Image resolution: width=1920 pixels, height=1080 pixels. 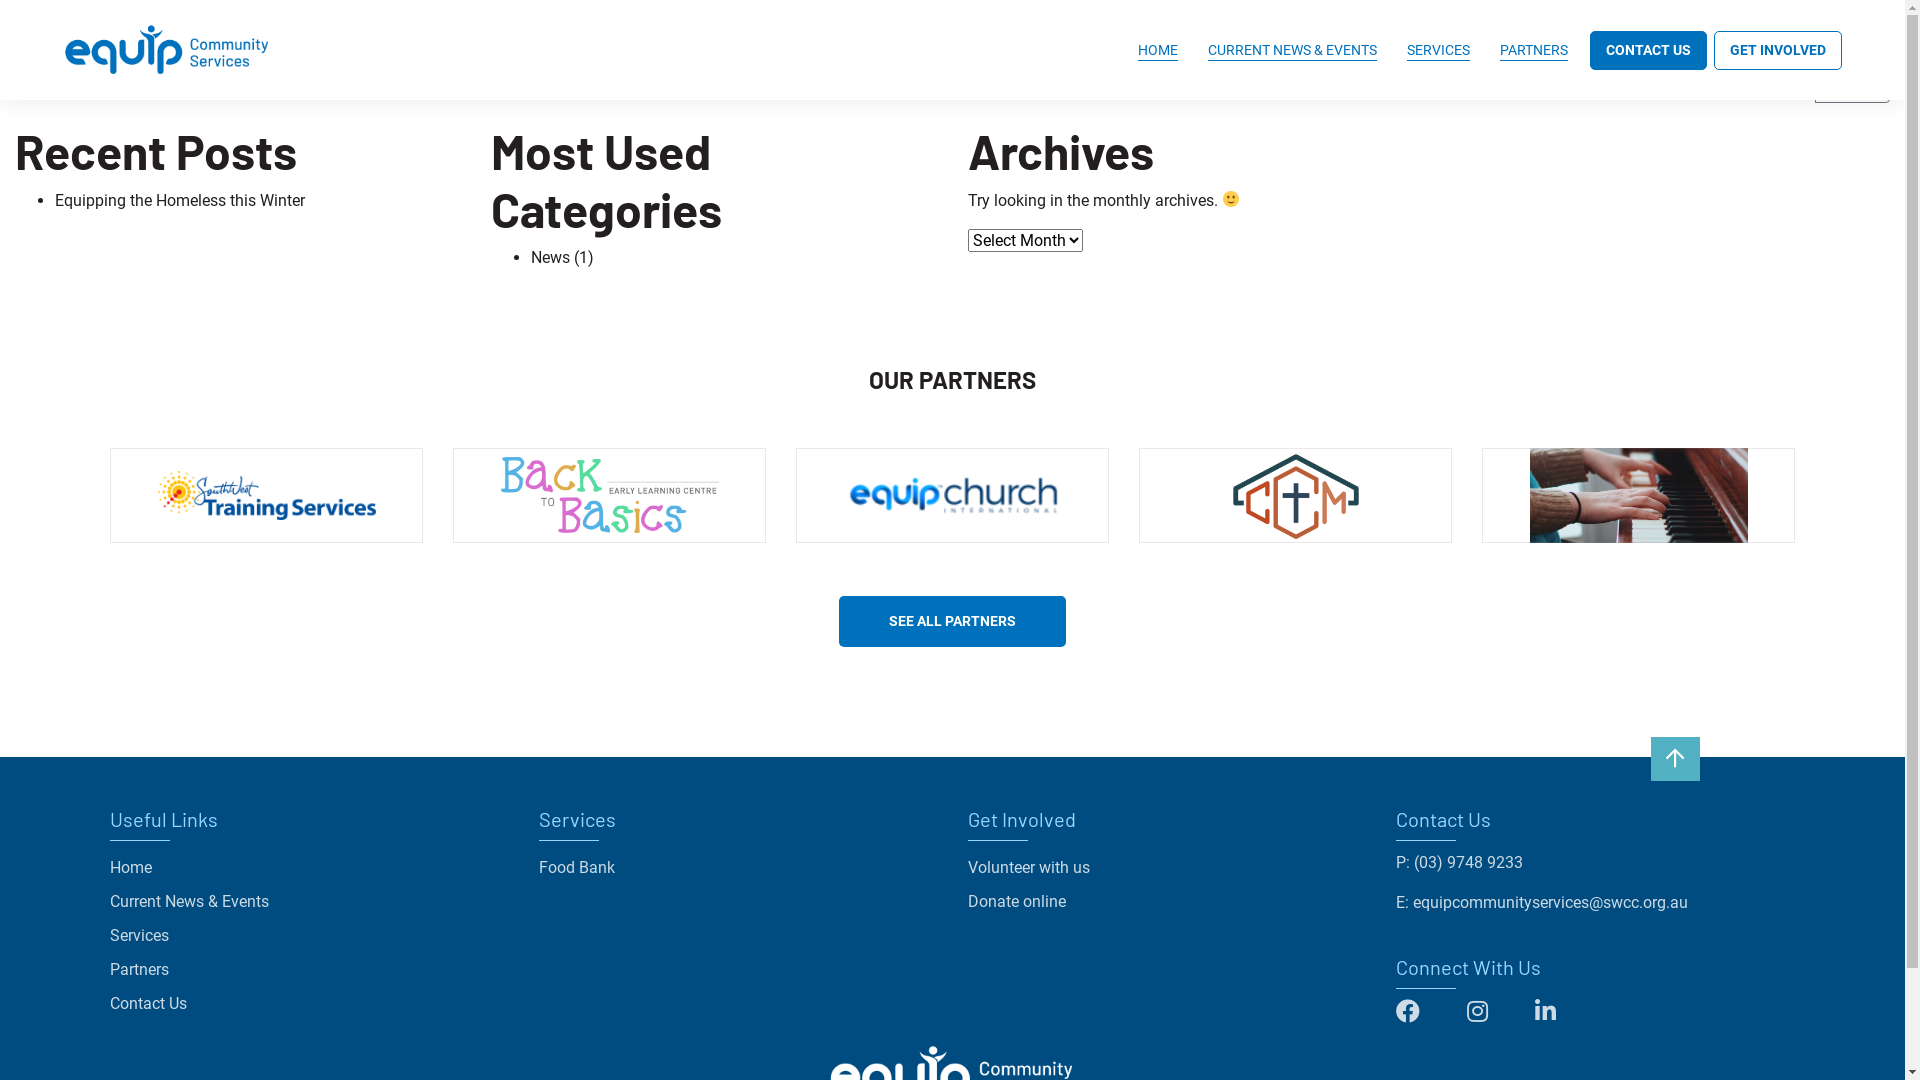 What do you see at coordinates (1499, 49) in the screenshot?
I see `'PARTNERS'` at bounding box center [1499, 49].